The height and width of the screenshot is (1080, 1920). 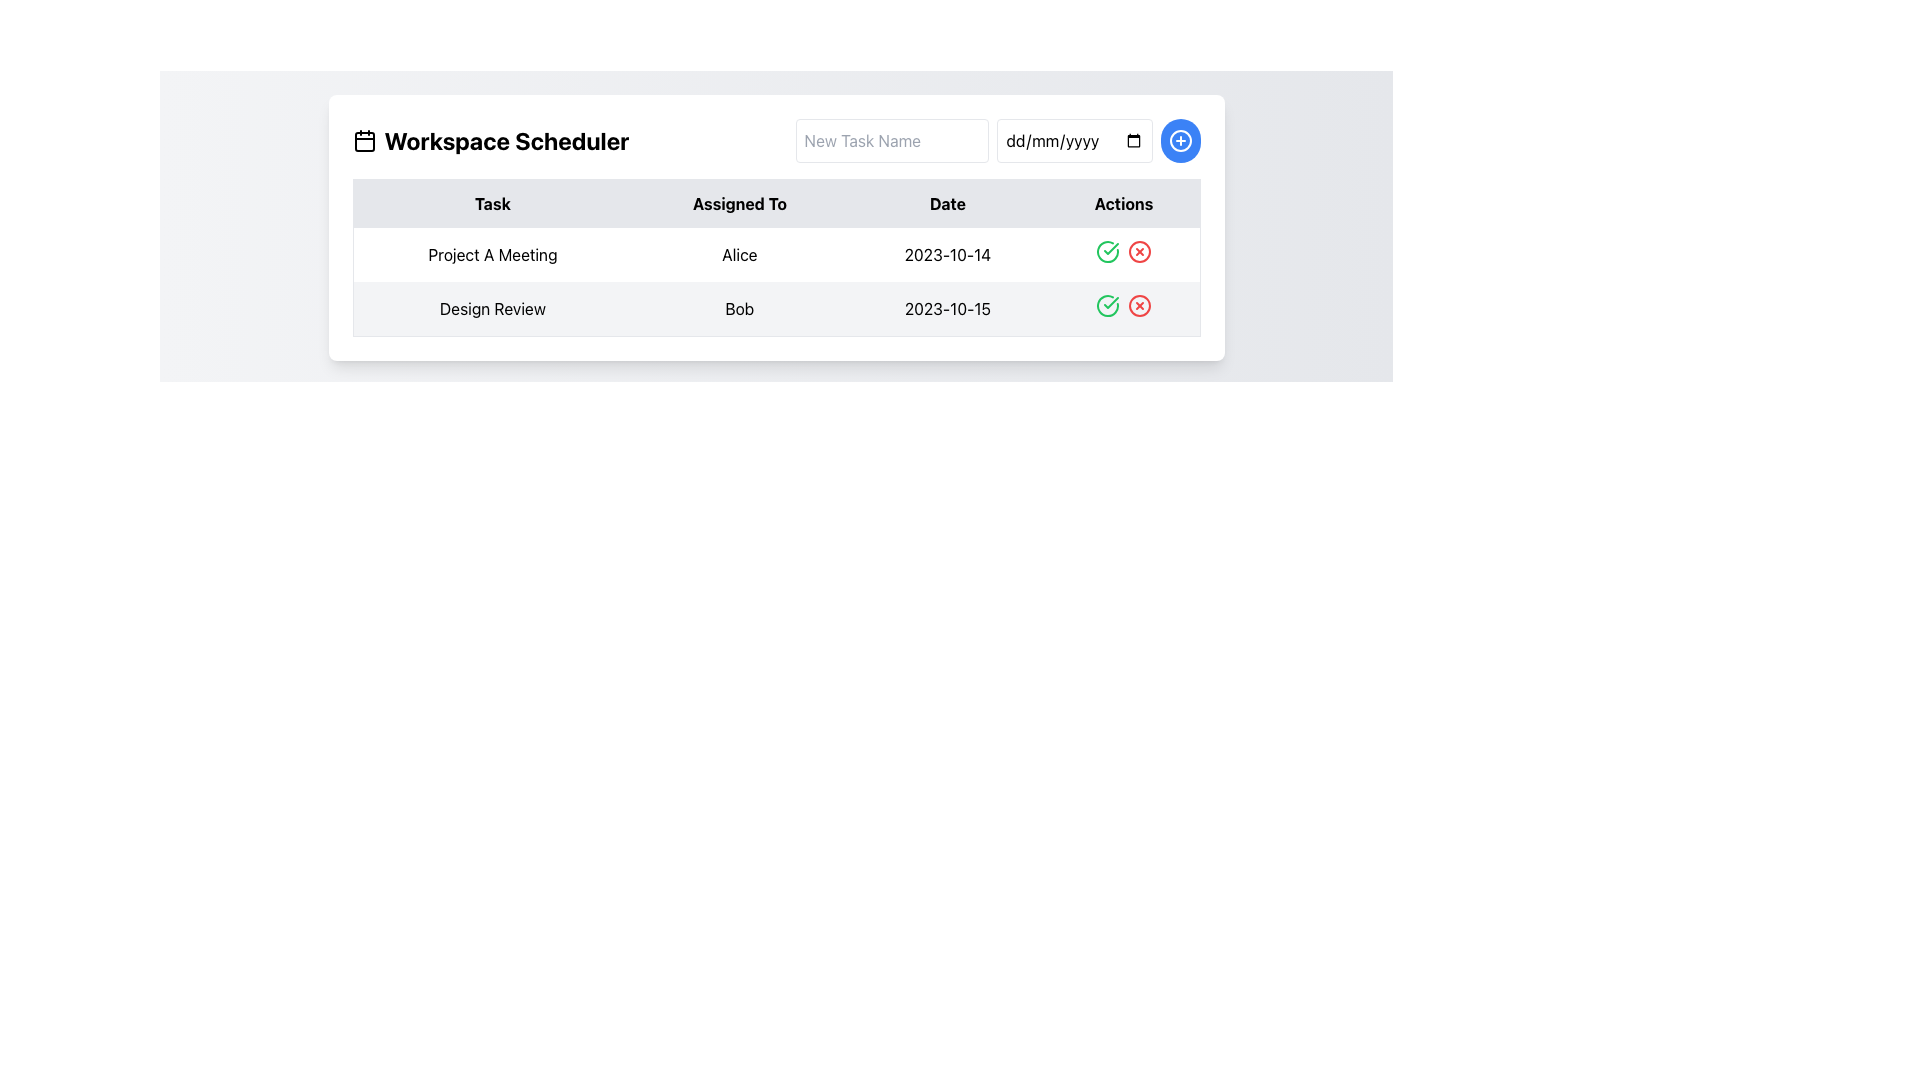 I want to click on the approval button located in the actions column of the second row of the 'Workspace Scheduler' table to mark the task 'Design Review' as approved or completed, so click(x=1107, y=250).